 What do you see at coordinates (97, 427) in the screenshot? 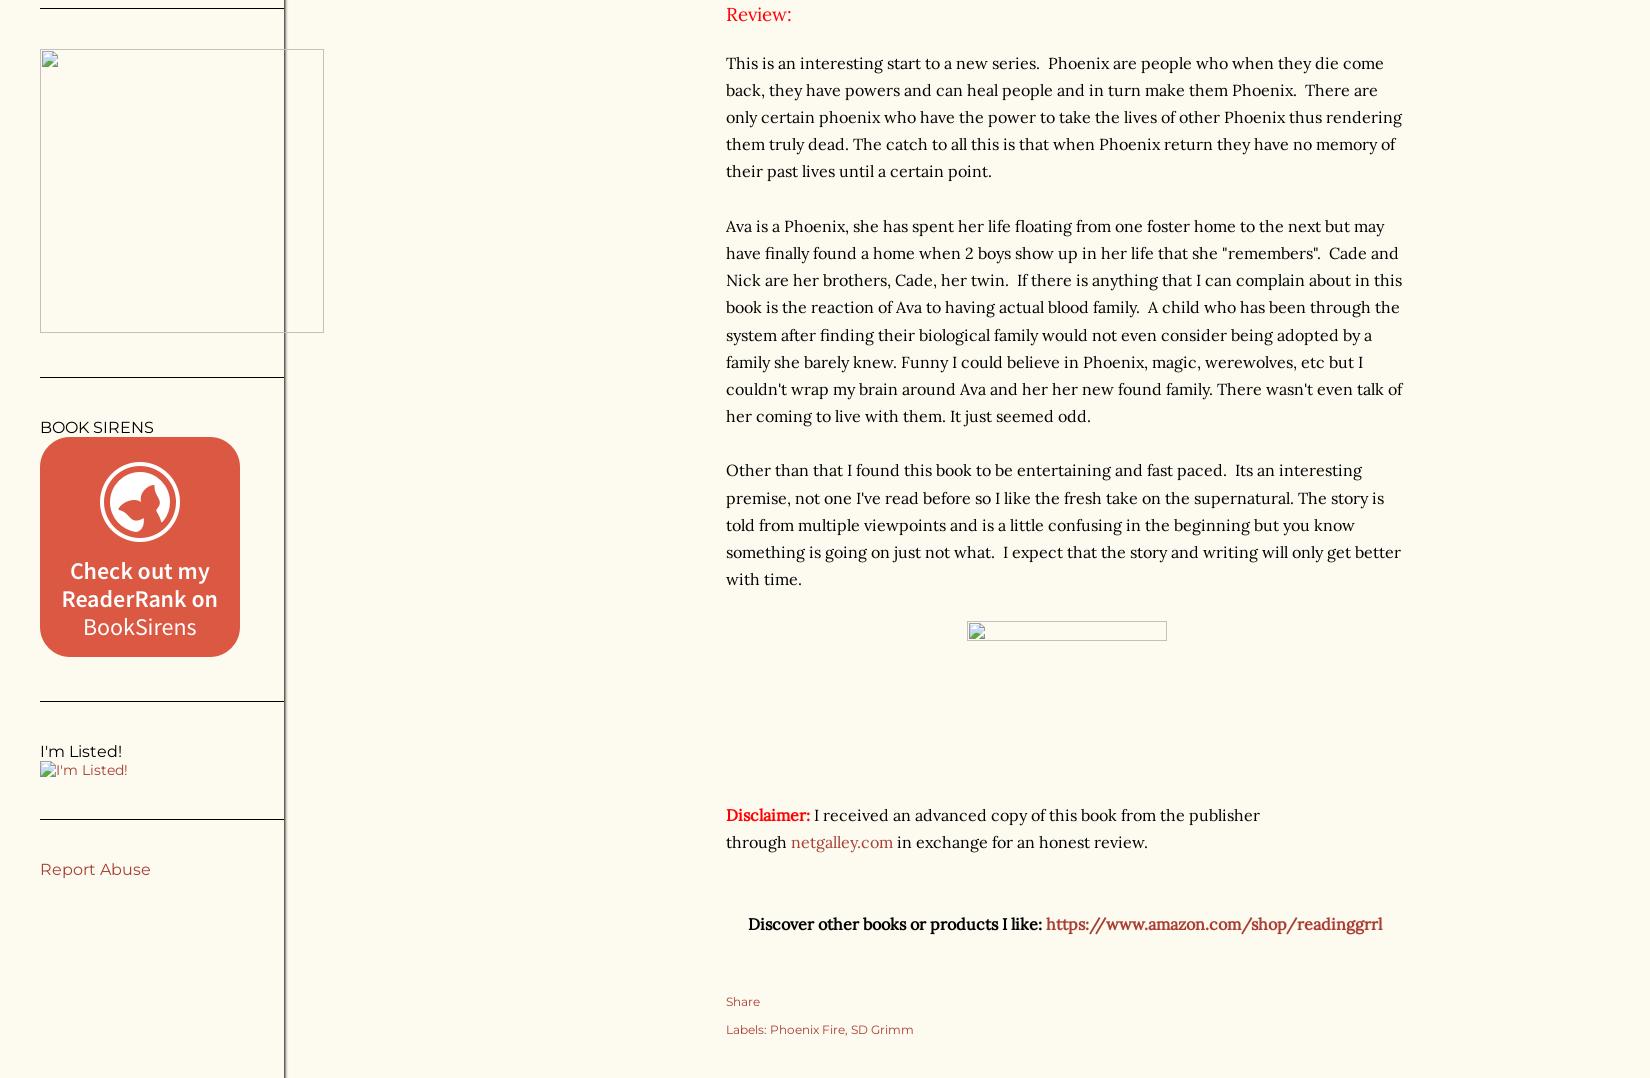
I see `'BOOK SIRENS'` at bounding box center [97, 427].